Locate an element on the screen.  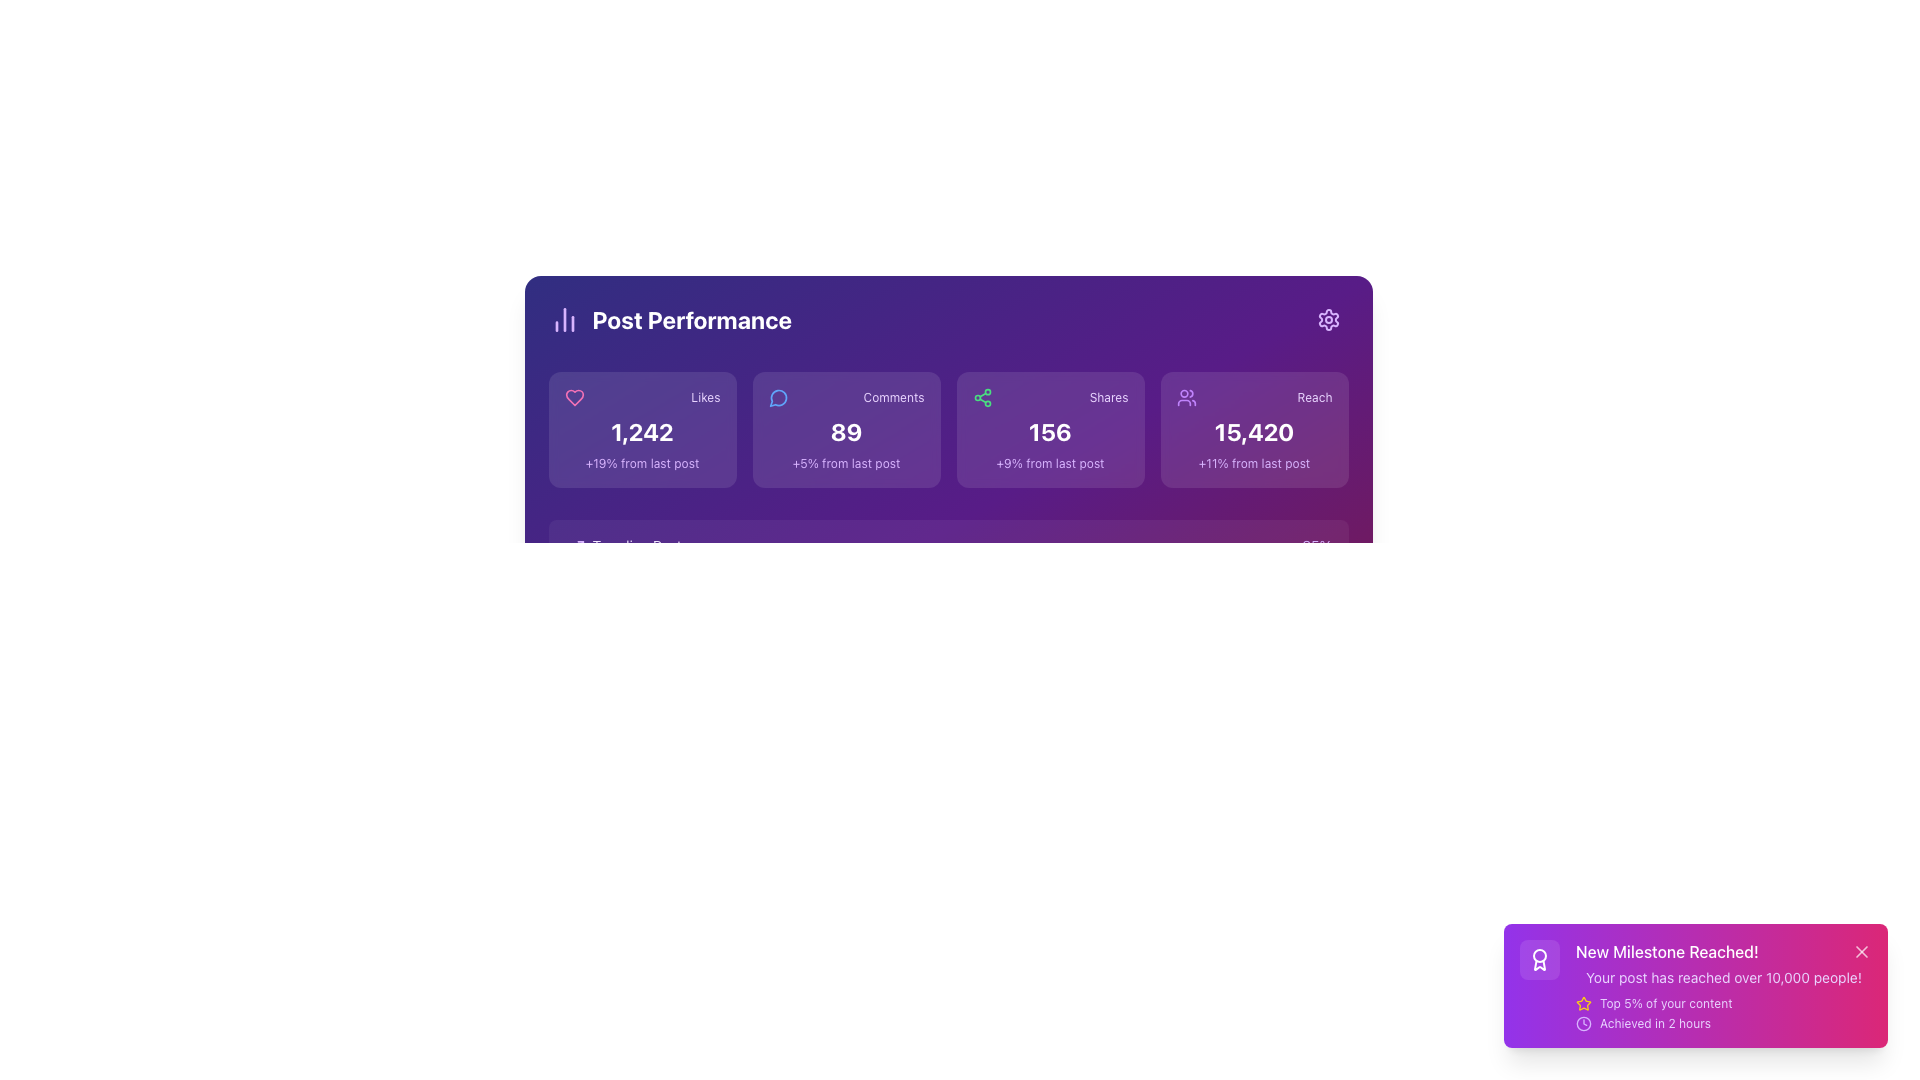
the static text label that indicates the time taken to achieve a milestone, located at the bottom-right section of the notification card is located at coordinates (1655, 1023).